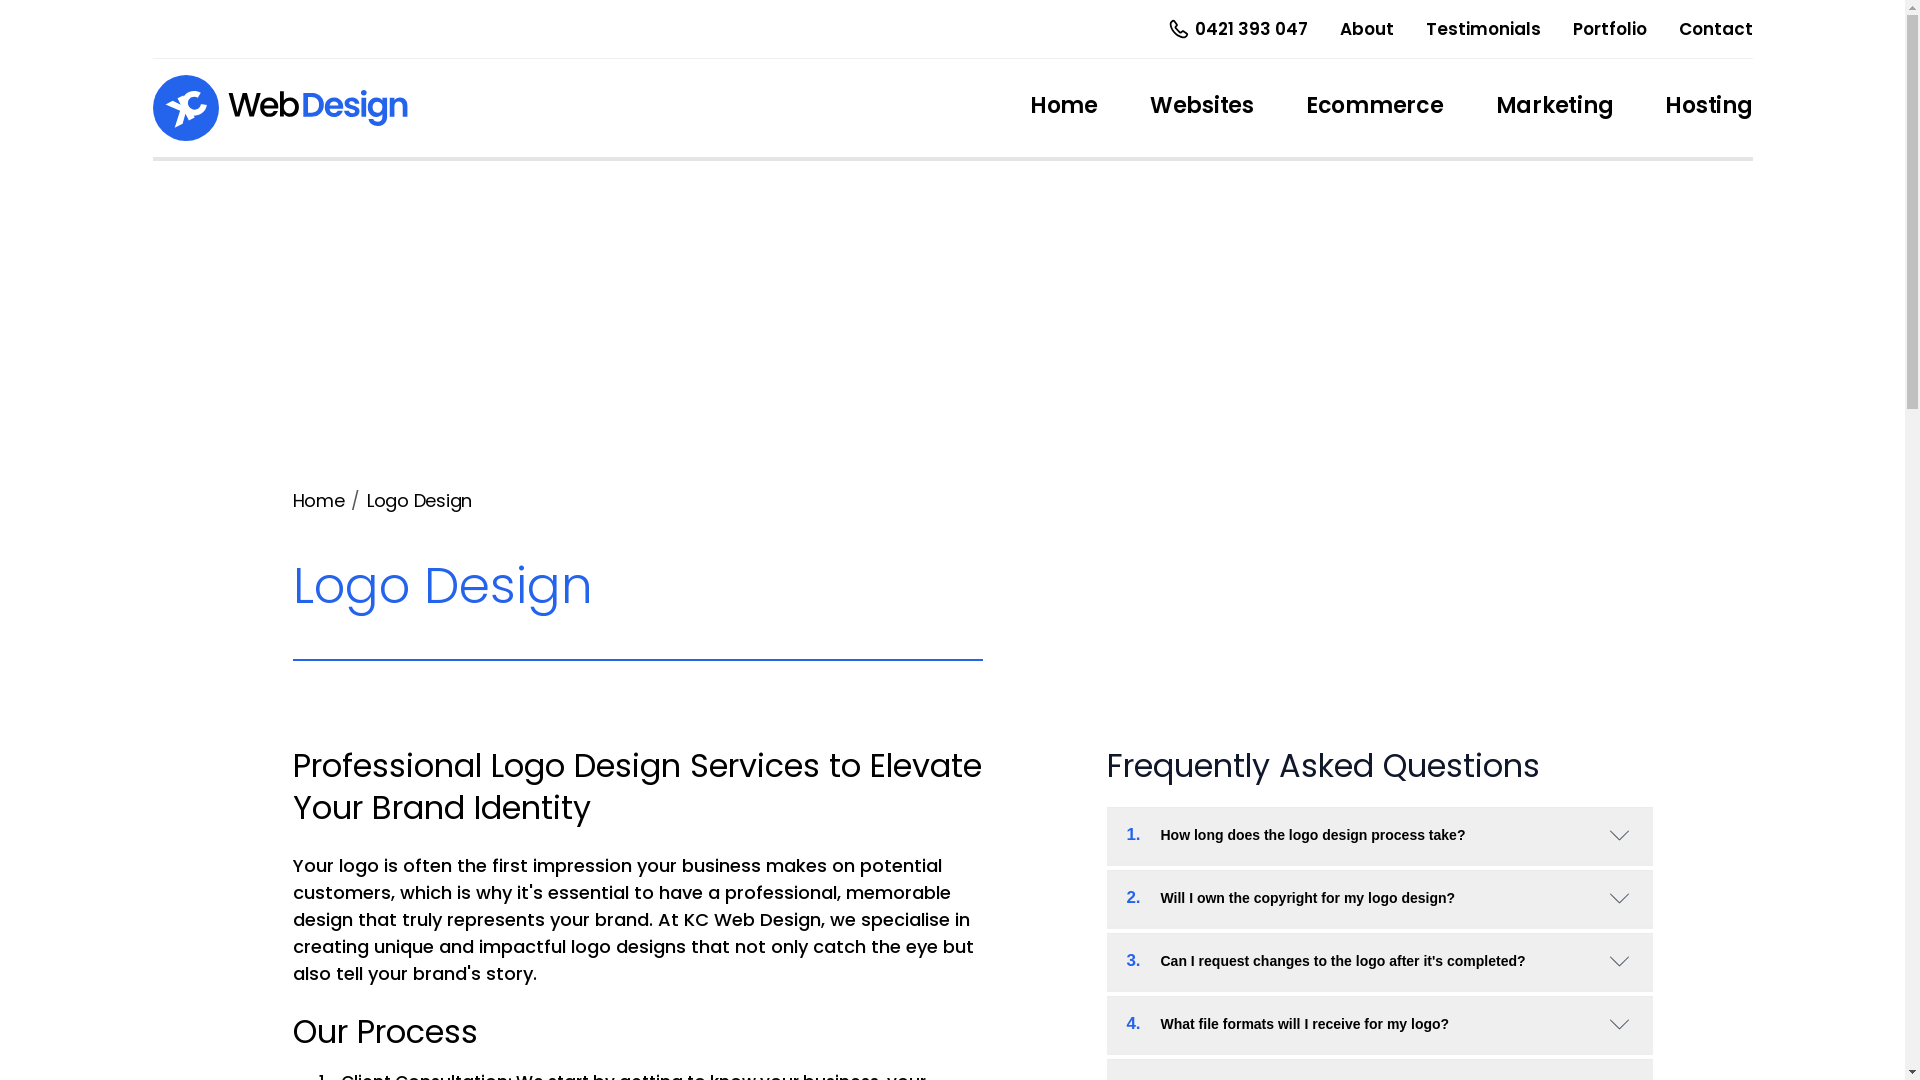 The width and height of the screenshot is (1920, 1080). What do you see at coordinates (1707, 108) in the screenshot?
I see `'Hosting'` at bounding box center [1707, 108].